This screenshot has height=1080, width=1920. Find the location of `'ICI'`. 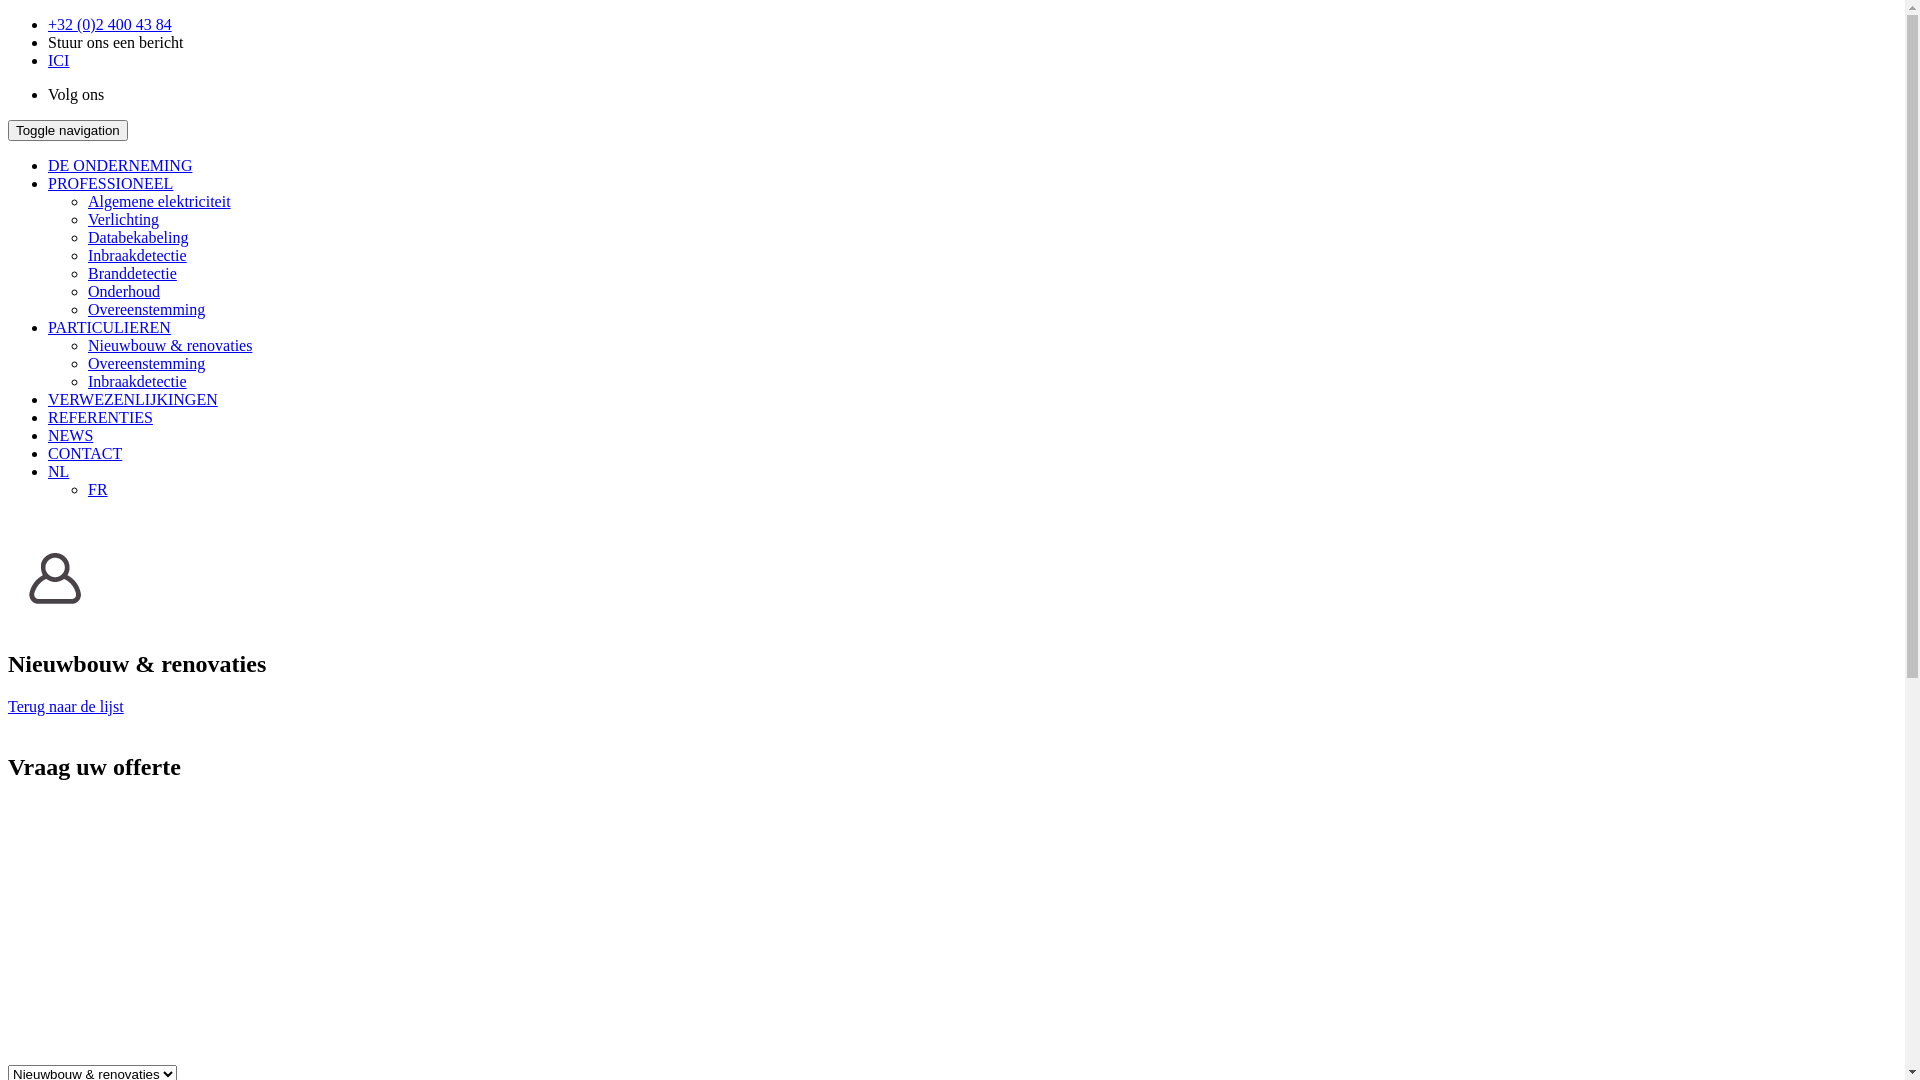

'ICI' is located at coordinates (58, 59).